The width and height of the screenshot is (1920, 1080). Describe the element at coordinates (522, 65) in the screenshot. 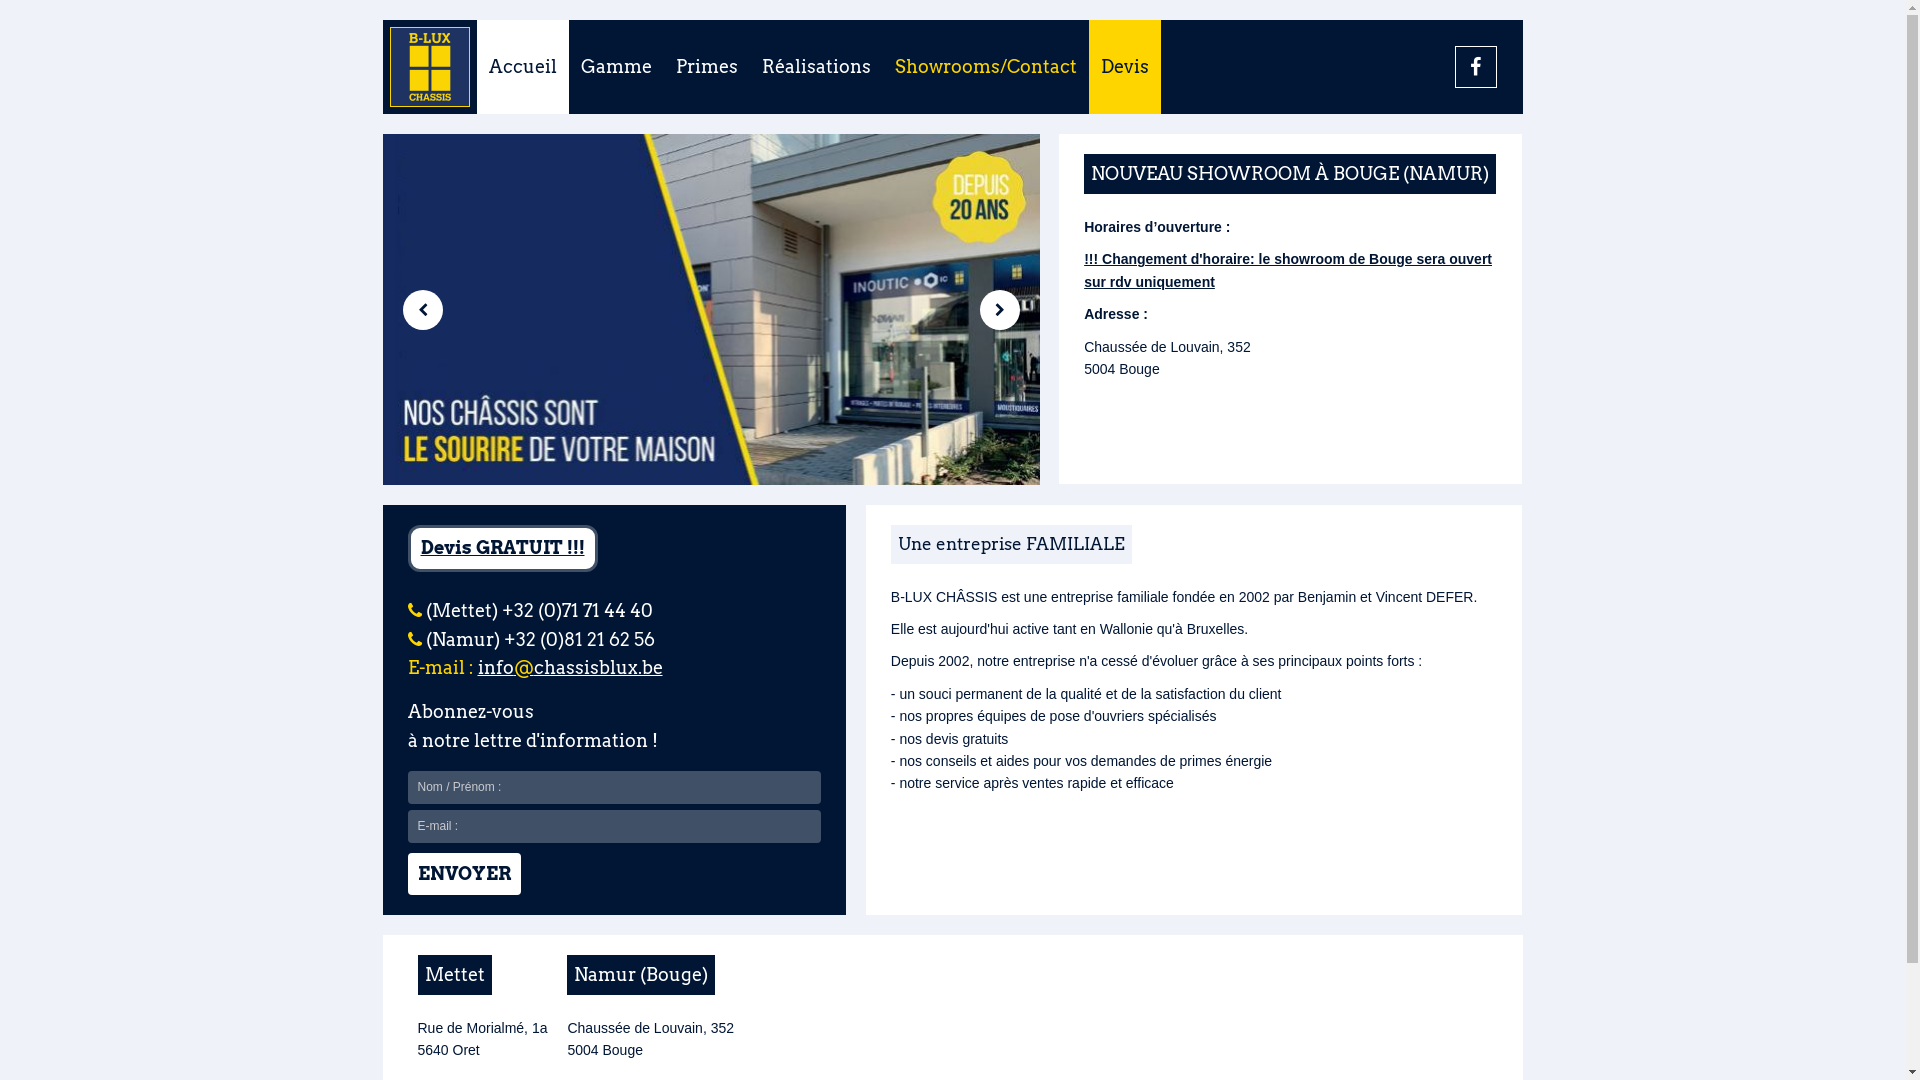

I see `'Accueil'` at that location.